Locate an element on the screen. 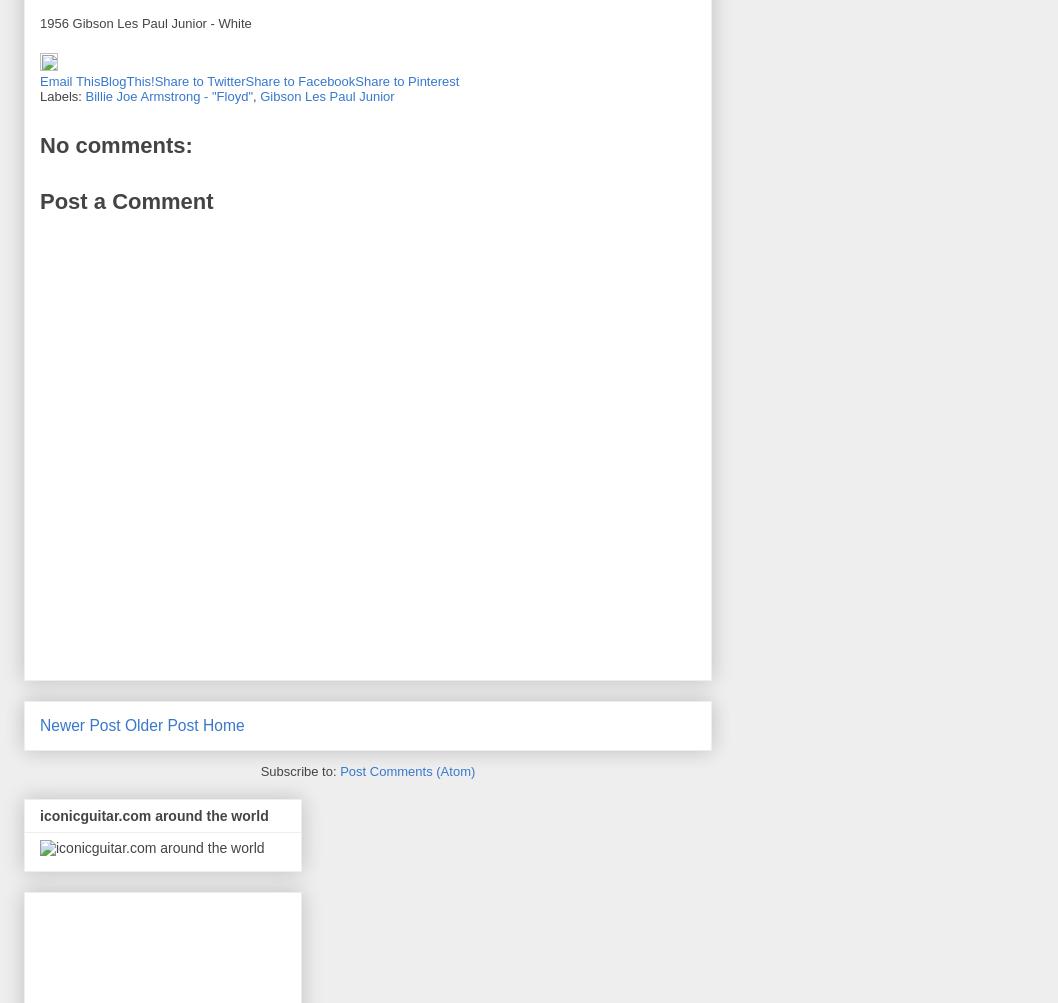 The image size is (1058, 1003). 'Home' is located at coordinates (201, 723).